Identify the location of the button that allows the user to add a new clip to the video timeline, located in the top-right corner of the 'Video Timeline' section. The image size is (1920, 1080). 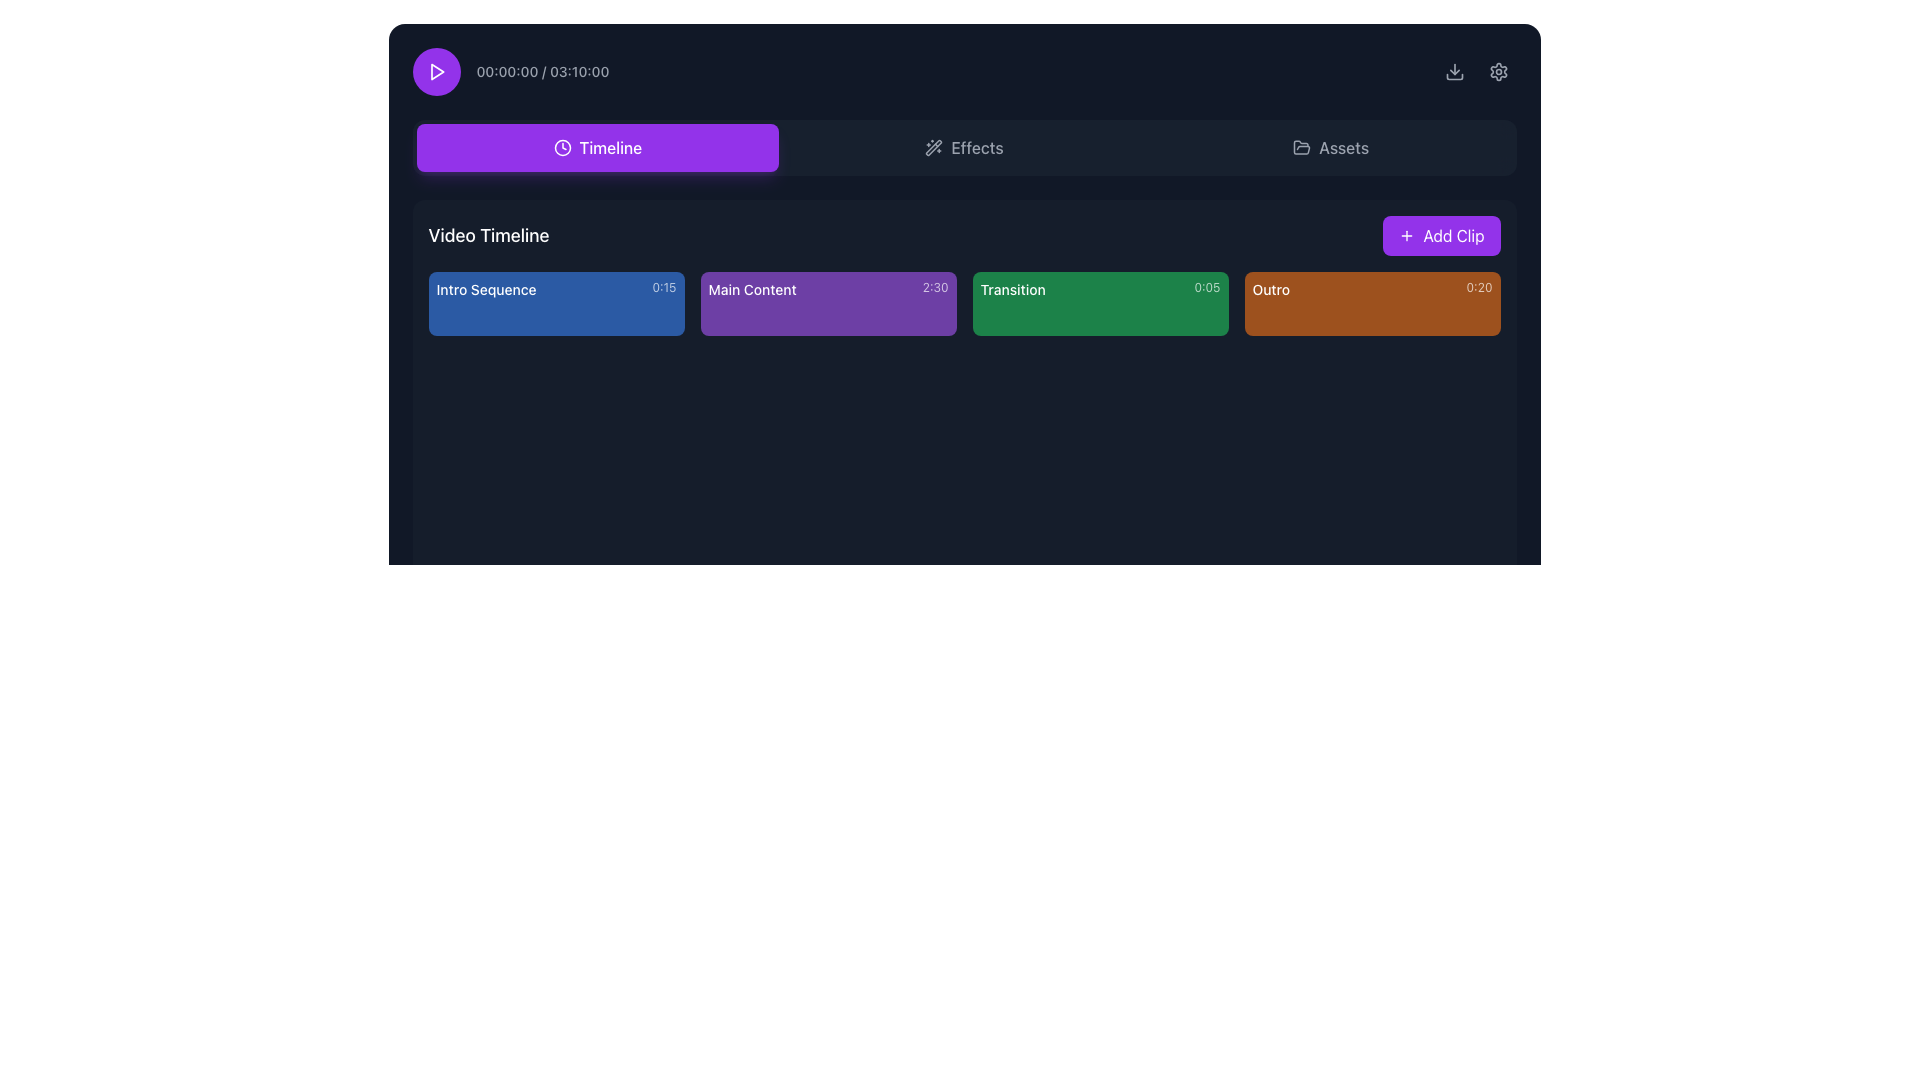
(1441, 234).